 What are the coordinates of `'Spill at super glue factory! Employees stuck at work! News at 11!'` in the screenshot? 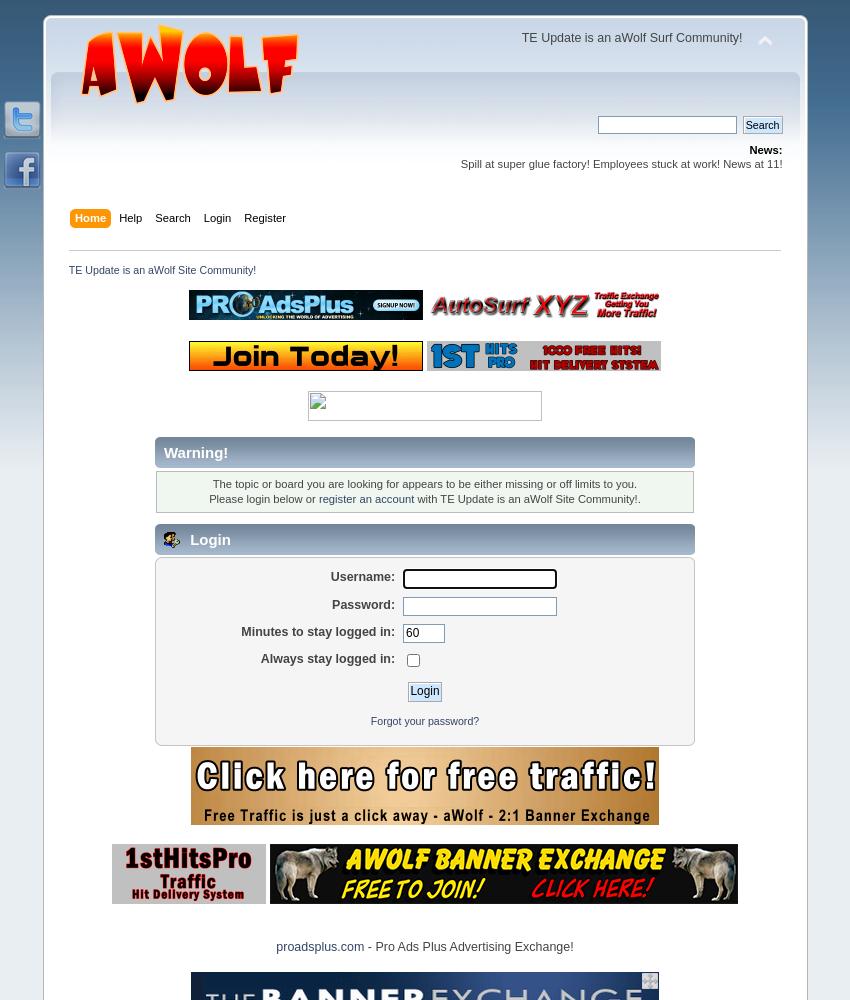 It's located at (620, 163).